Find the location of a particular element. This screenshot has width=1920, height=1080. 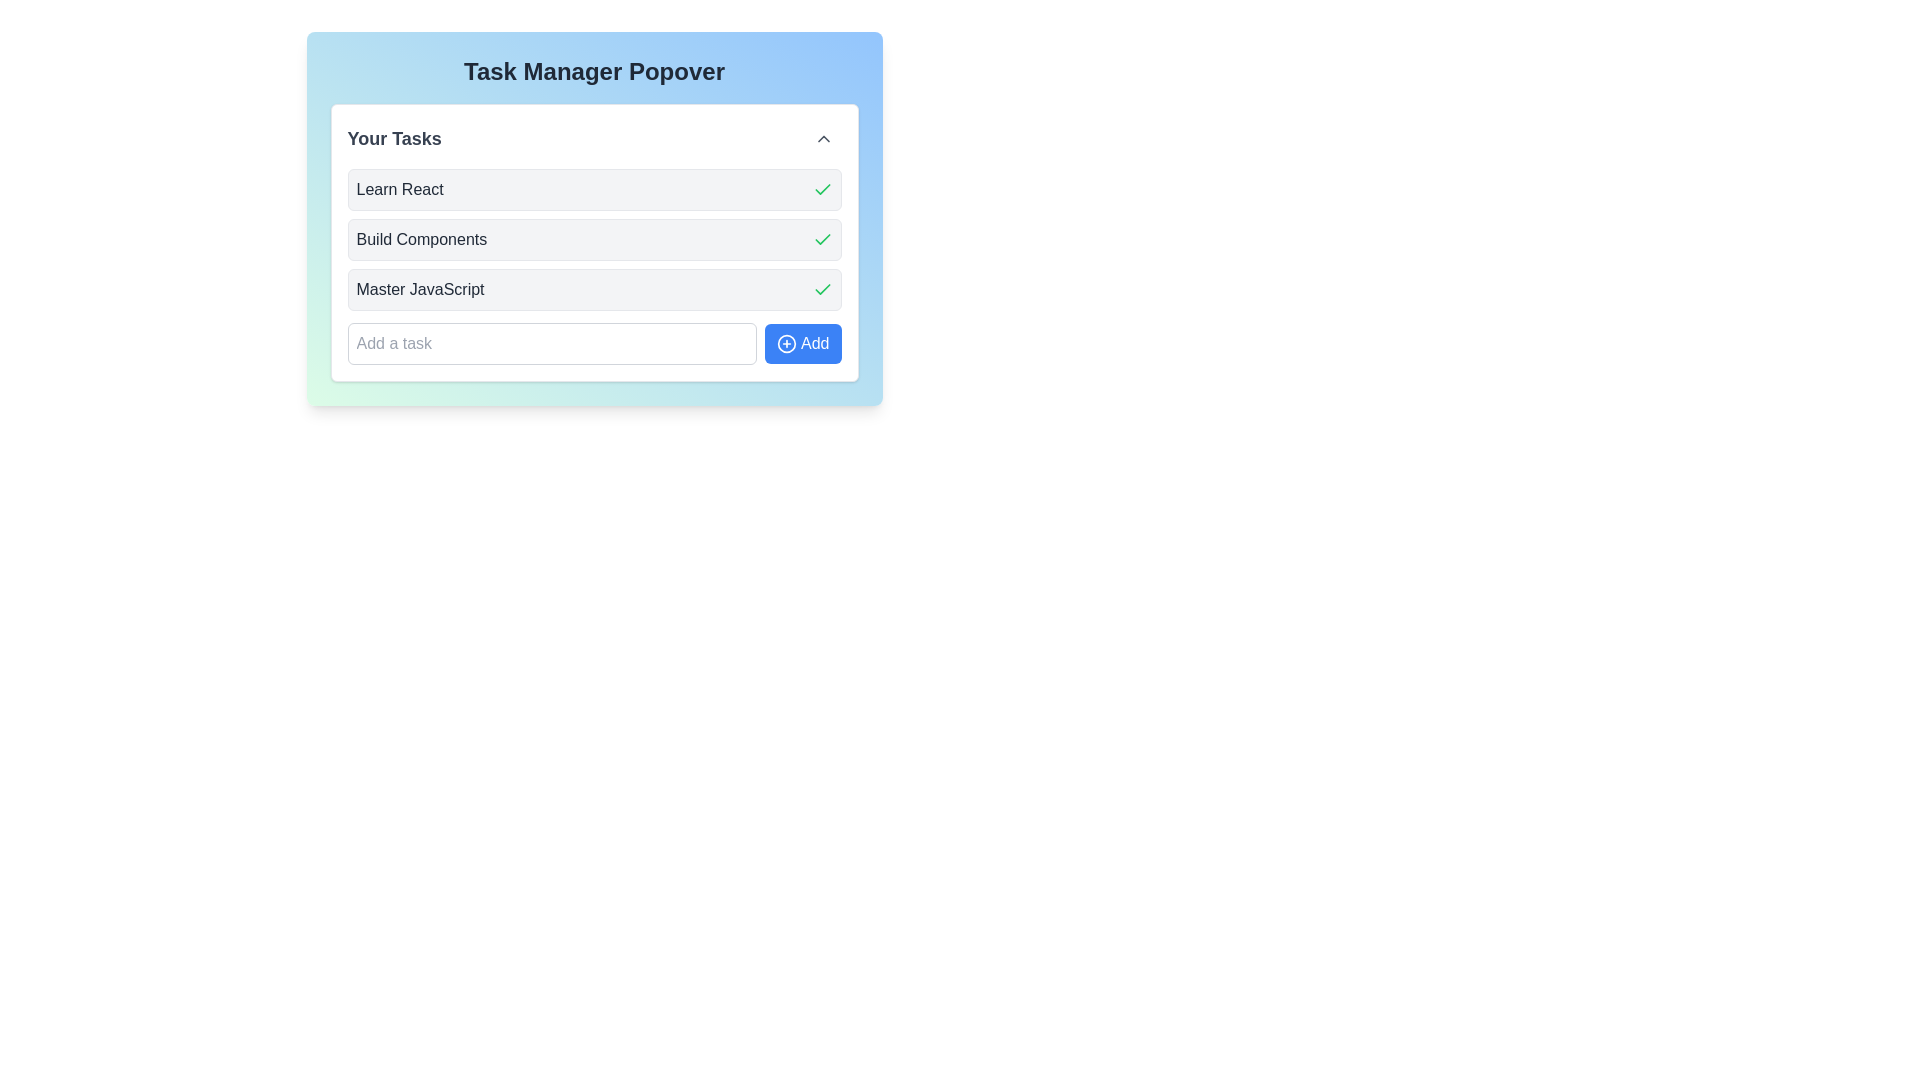

the text label displaying 'Learn React', which is styled in a simple sans-serif font and located under the 'Your Tasks' heading in the tasks section is located at coordinates (400, 189).